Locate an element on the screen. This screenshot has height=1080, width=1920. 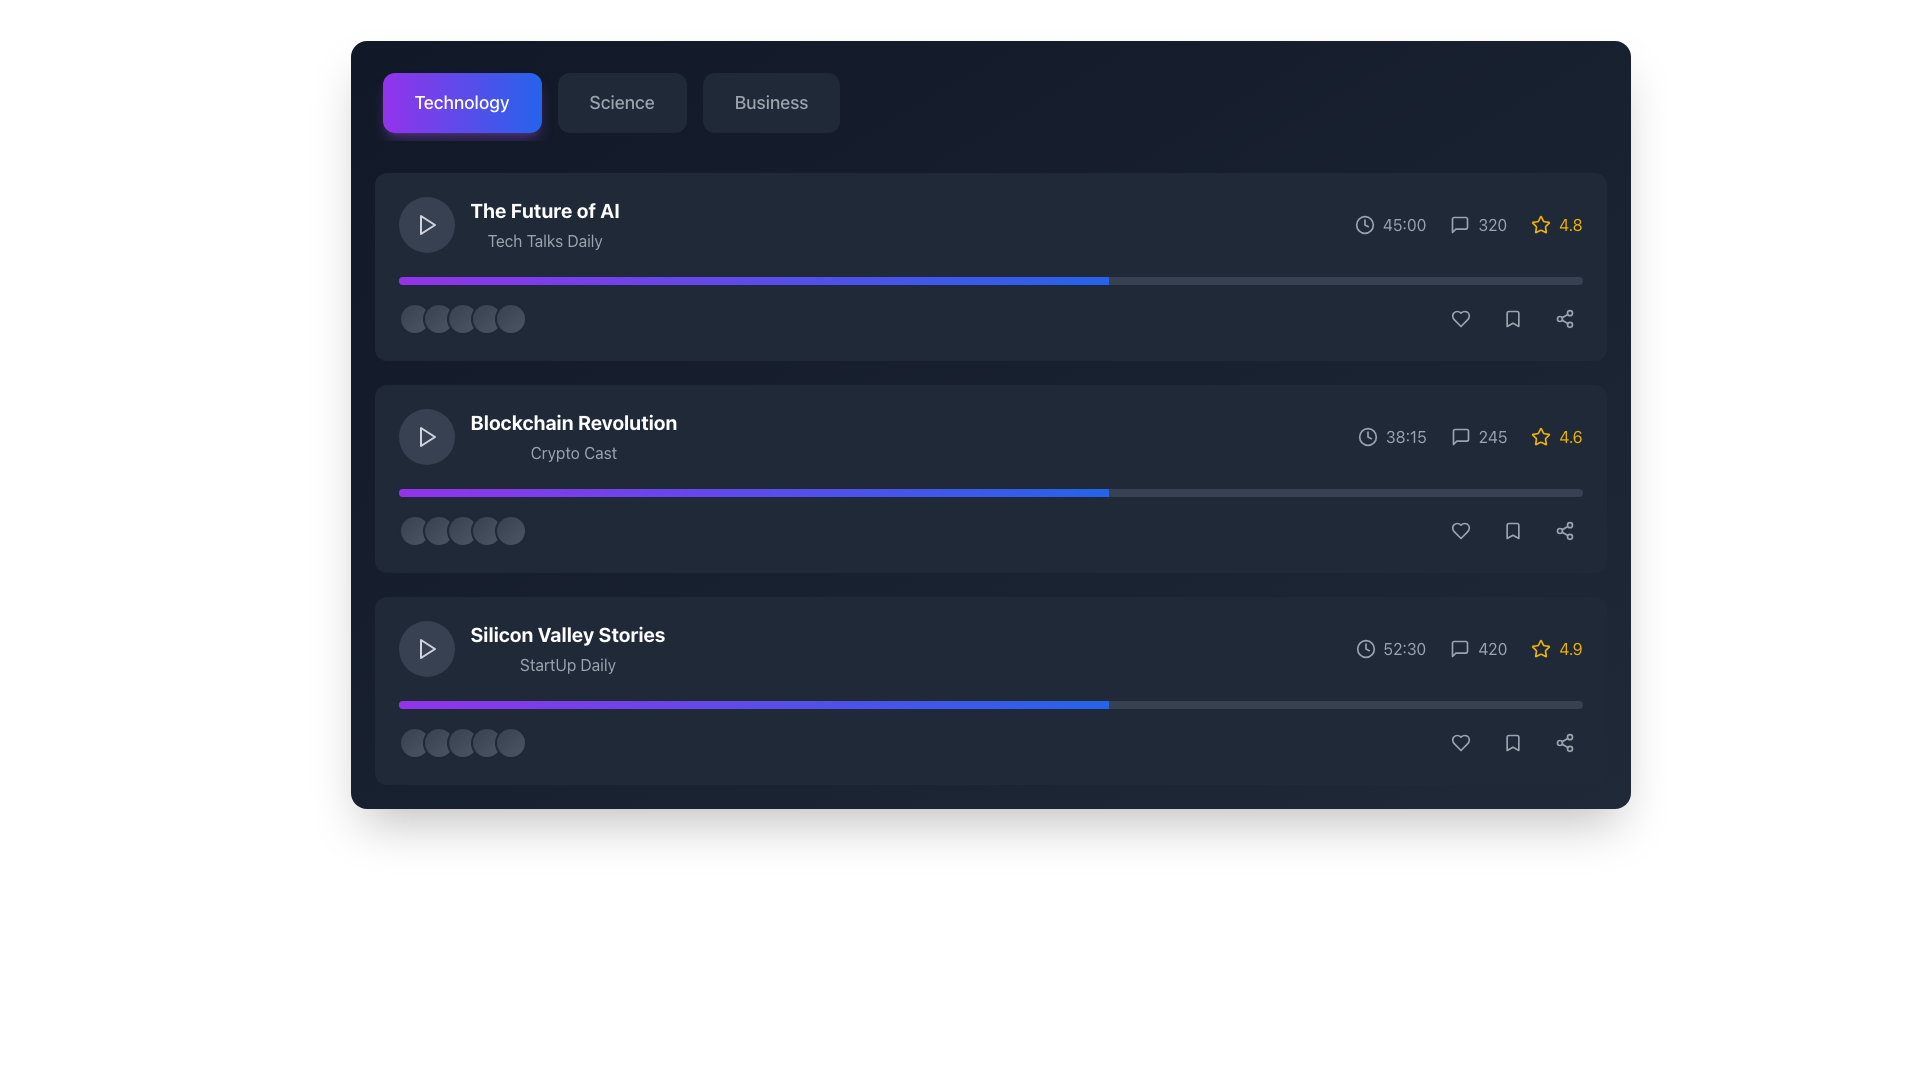
the time icon located to the left of the text '52:30' in the bottommost entry of the list is located at coordinates (1364, 648).